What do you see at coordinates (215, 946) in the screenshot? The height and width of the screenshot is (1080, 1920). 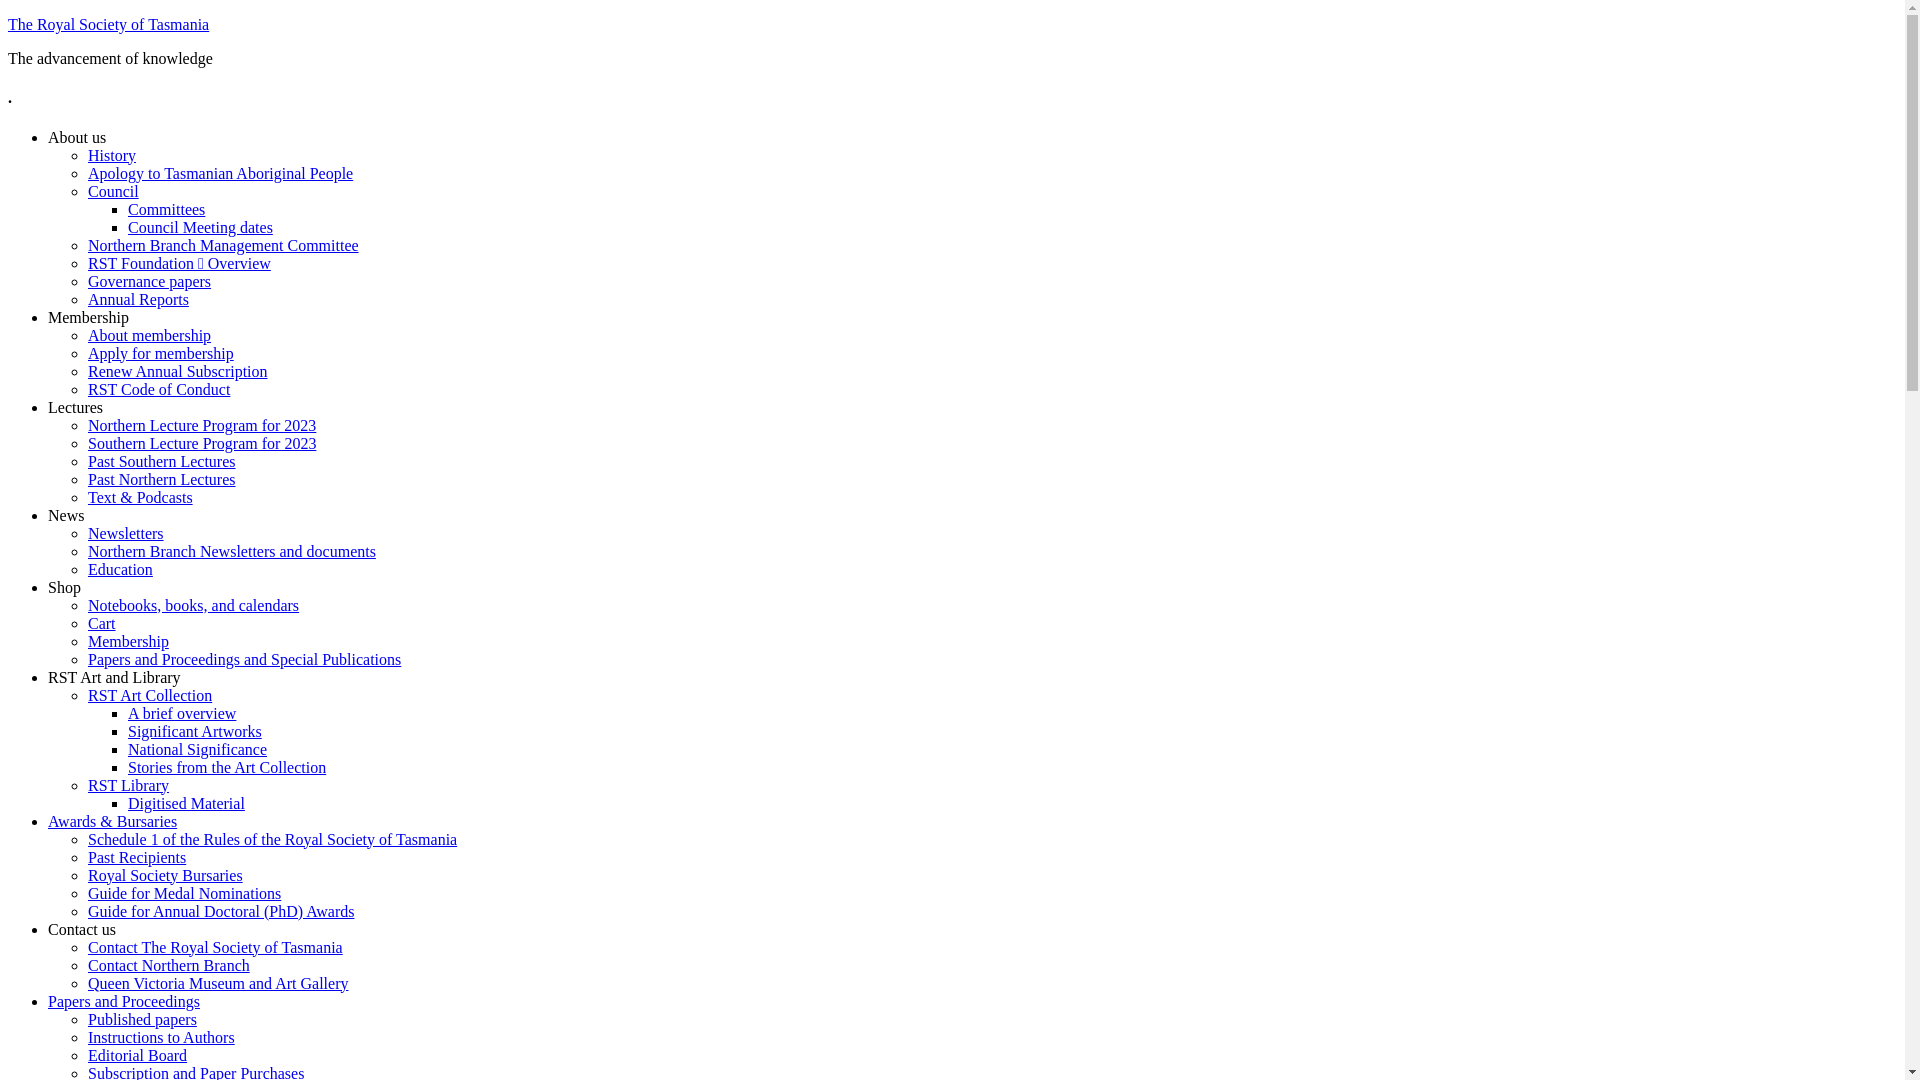 I see `'Contact The Royal Society of Tasmania'` at bounding box center [215, 946].